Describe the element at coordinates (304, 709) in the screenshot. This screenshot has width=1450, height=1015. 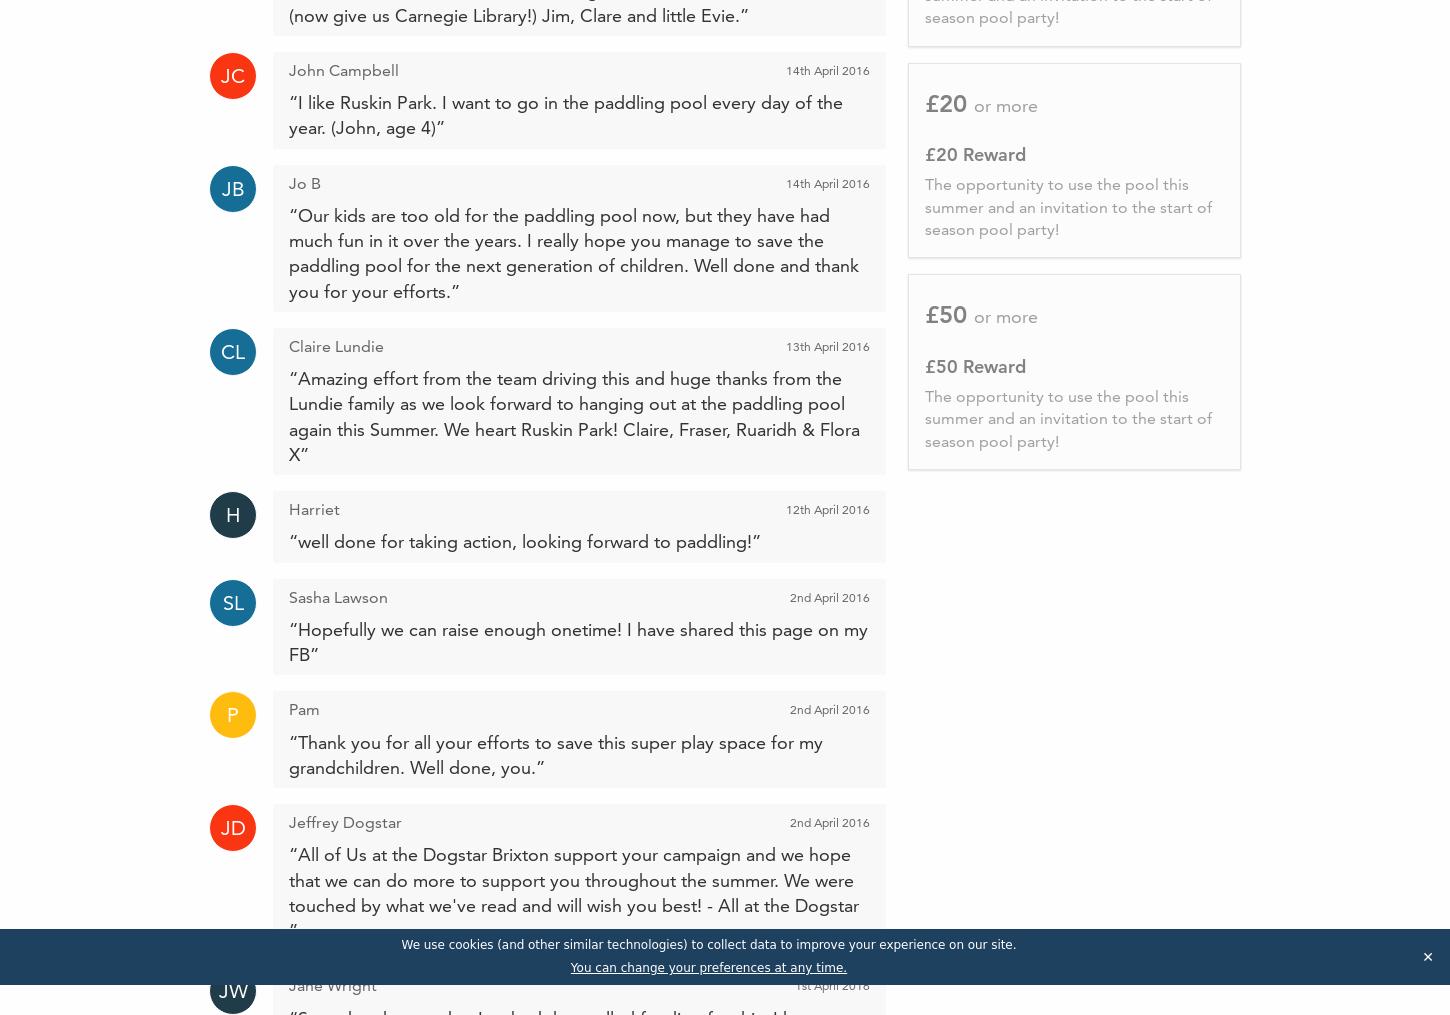
I see `'Pam'` at that location.